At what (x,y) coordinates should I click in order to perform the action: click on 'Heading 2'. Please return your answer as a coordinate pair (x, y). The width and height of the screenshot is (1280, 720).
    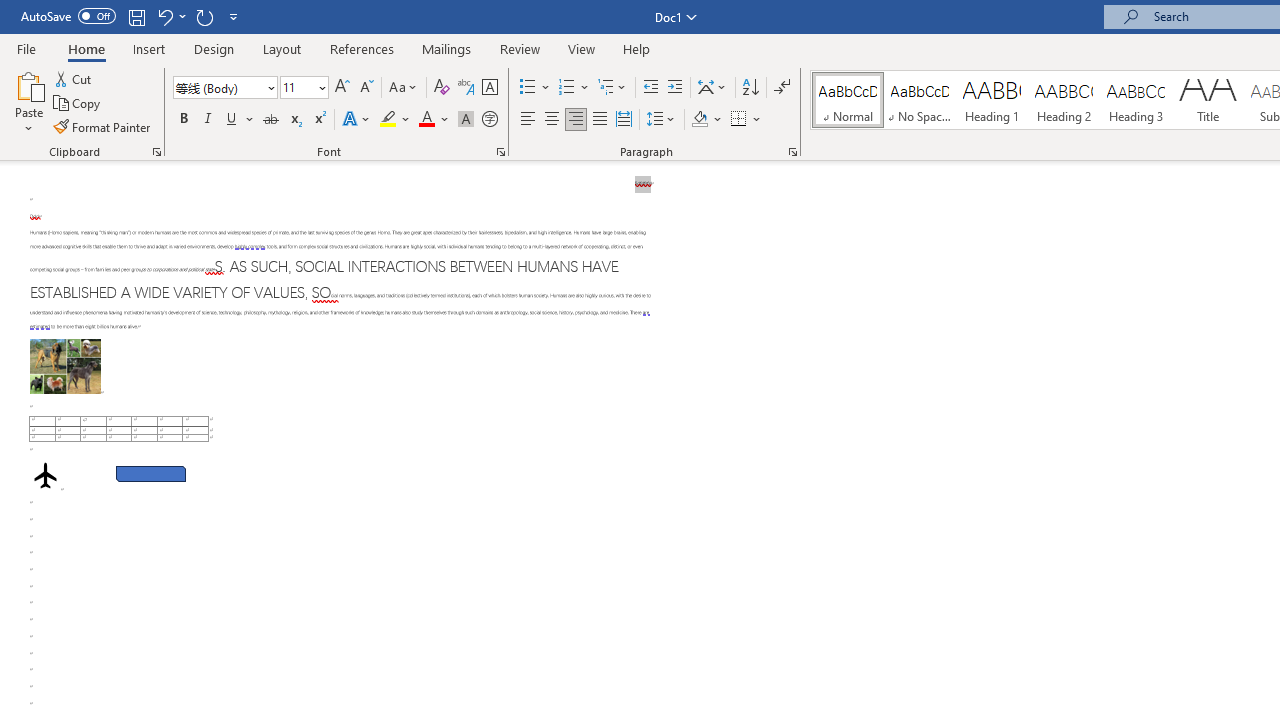
    Looking at the image, I should click on (1062, 100).